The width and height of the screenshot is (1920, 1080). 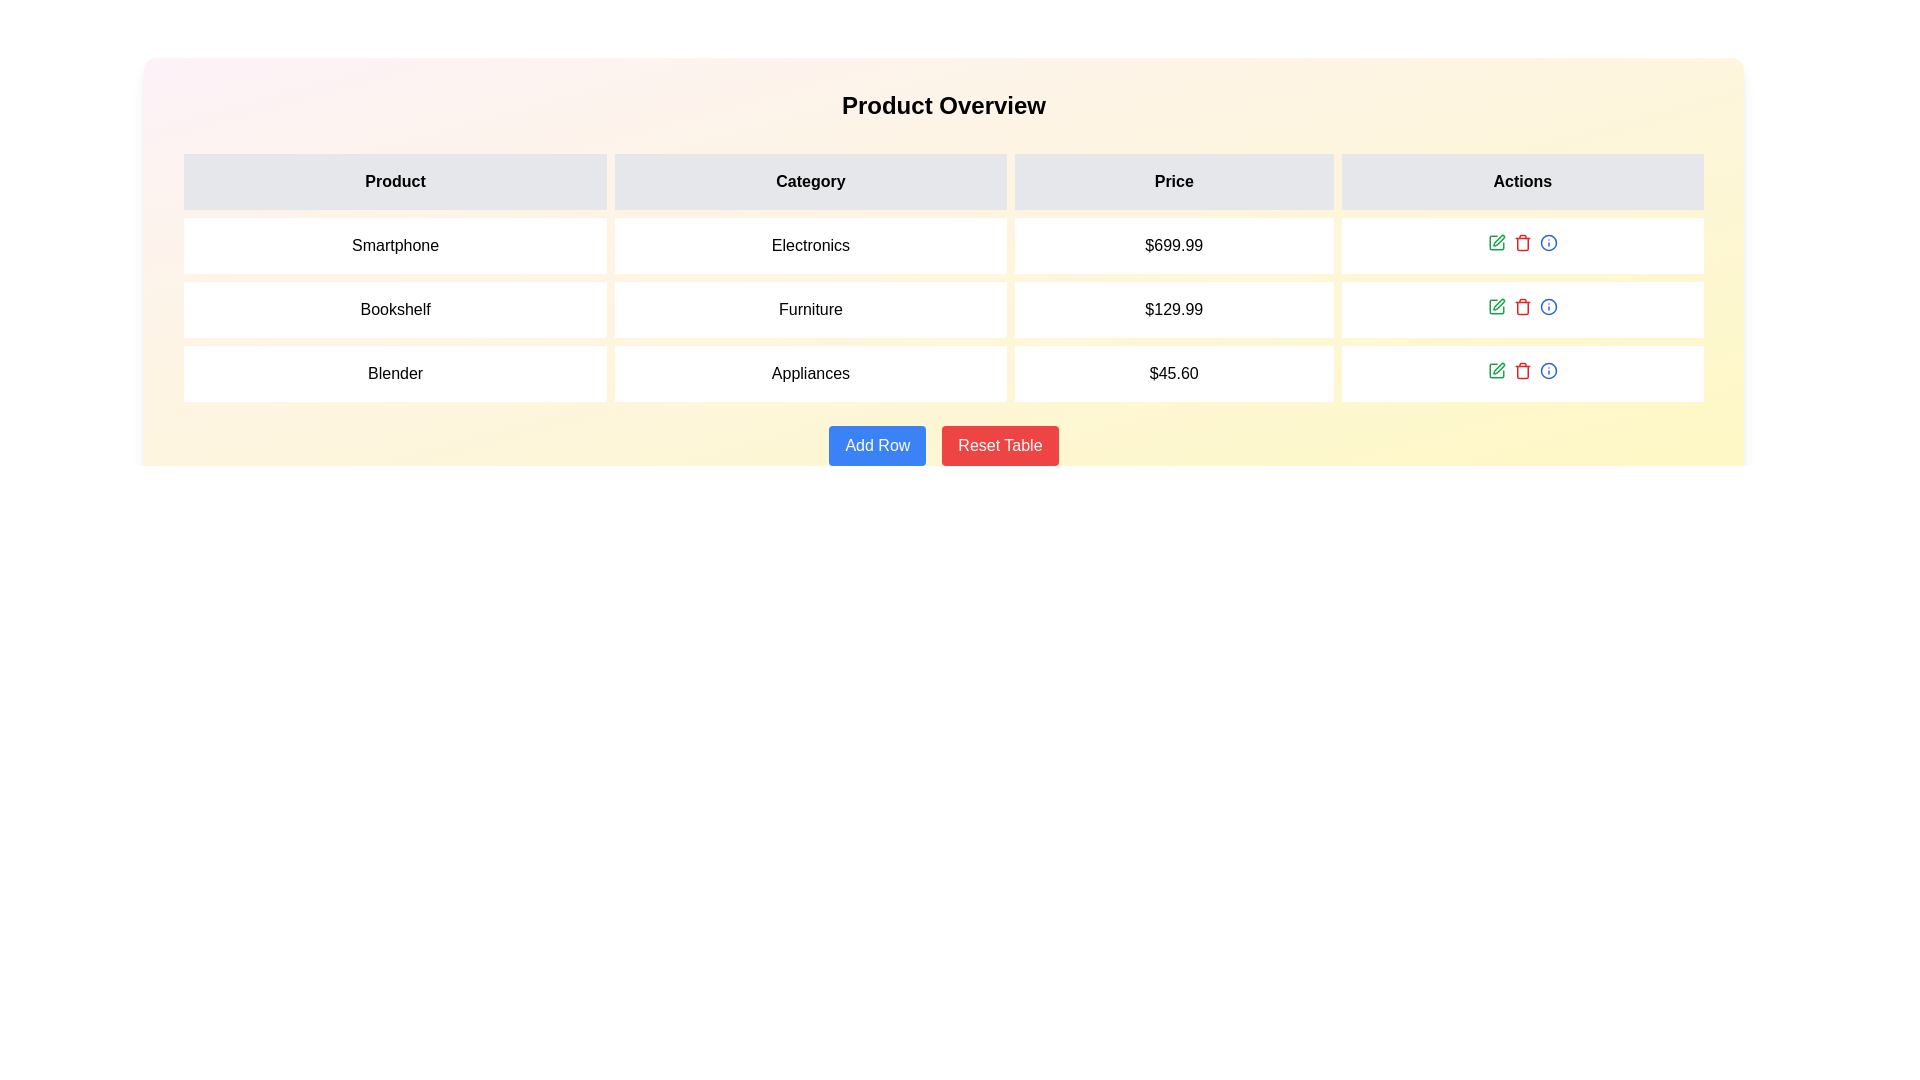 What do you see at coordinates (1547, 370) in the screenshot?
I see `the informational icon button located in the 'Actions' column of the third row of the table for the Blender product to invoke its help-related action` at bounding box center [1547, 370].